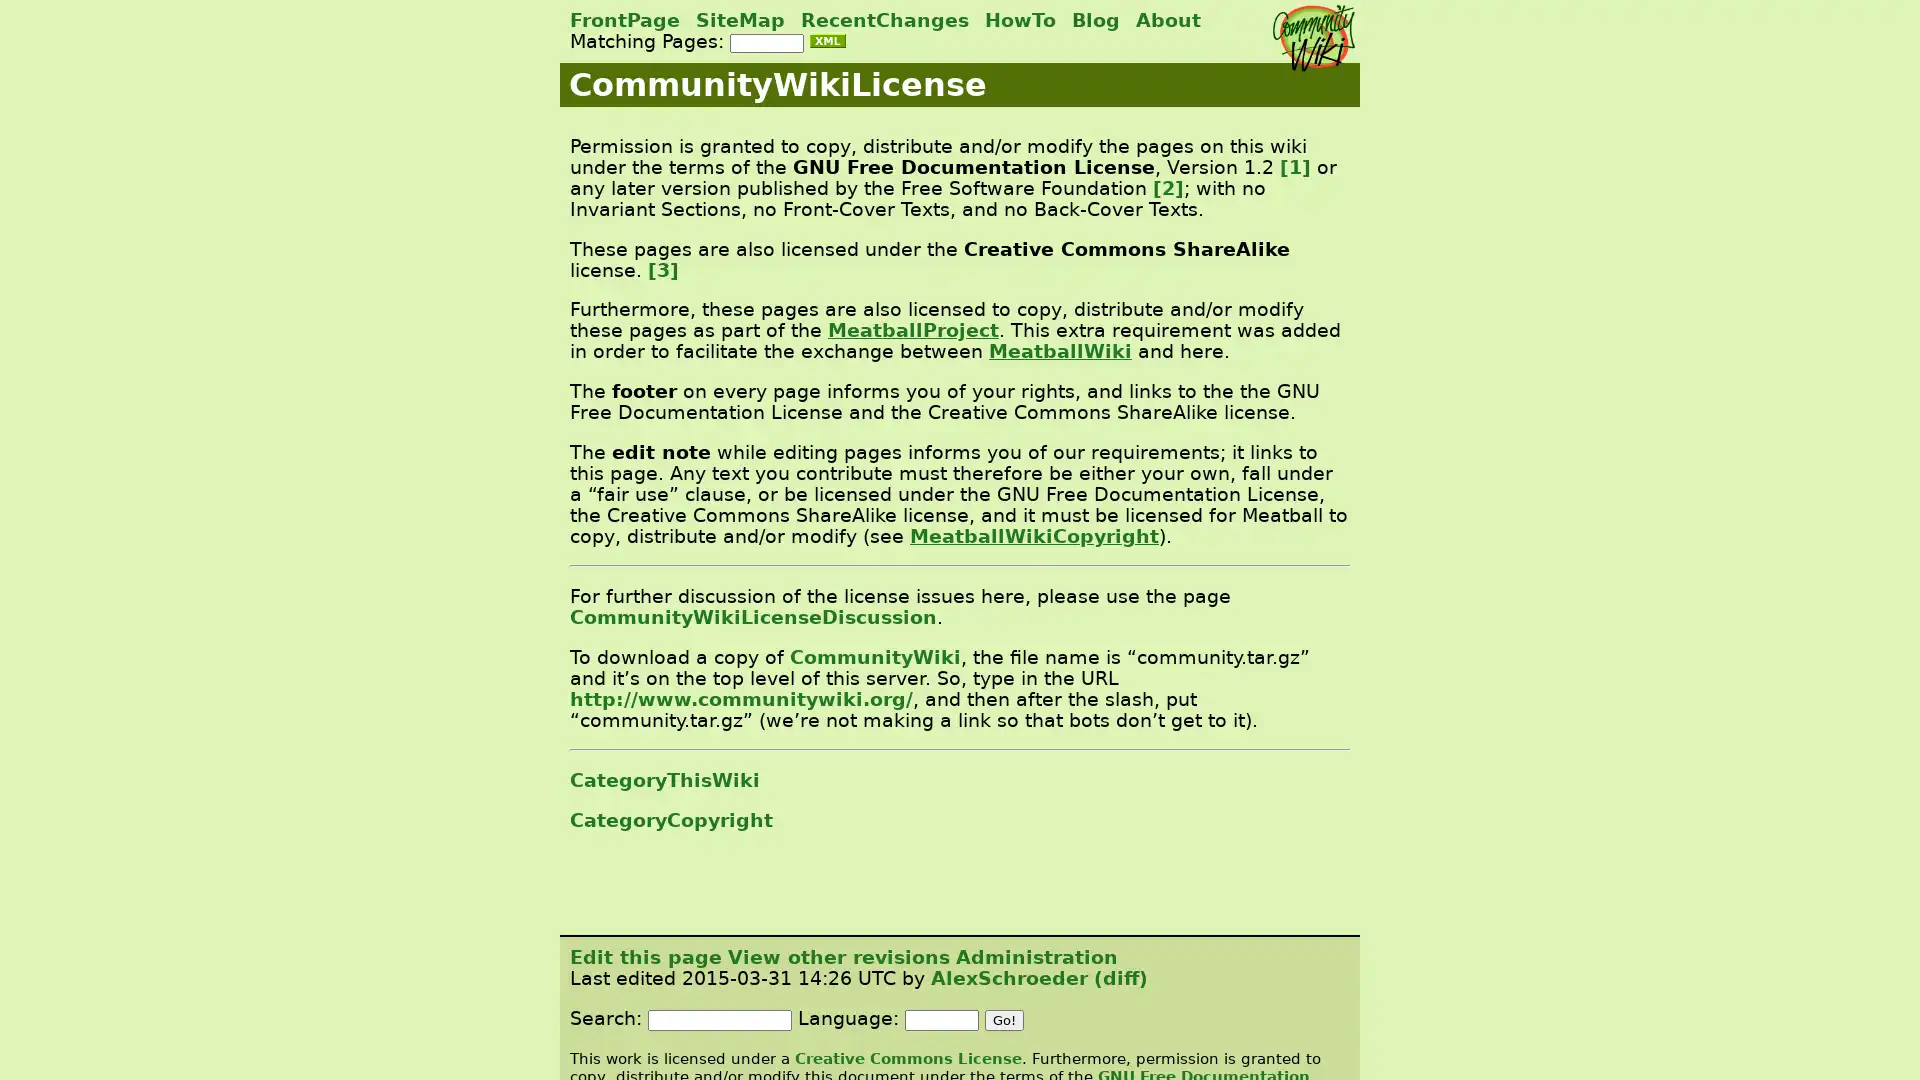 The image size is (1920, 1080). What do you see at coordinates (1004, 1019) in the screenshot?
I see `Go!` at bounding box center [1004, 1019].